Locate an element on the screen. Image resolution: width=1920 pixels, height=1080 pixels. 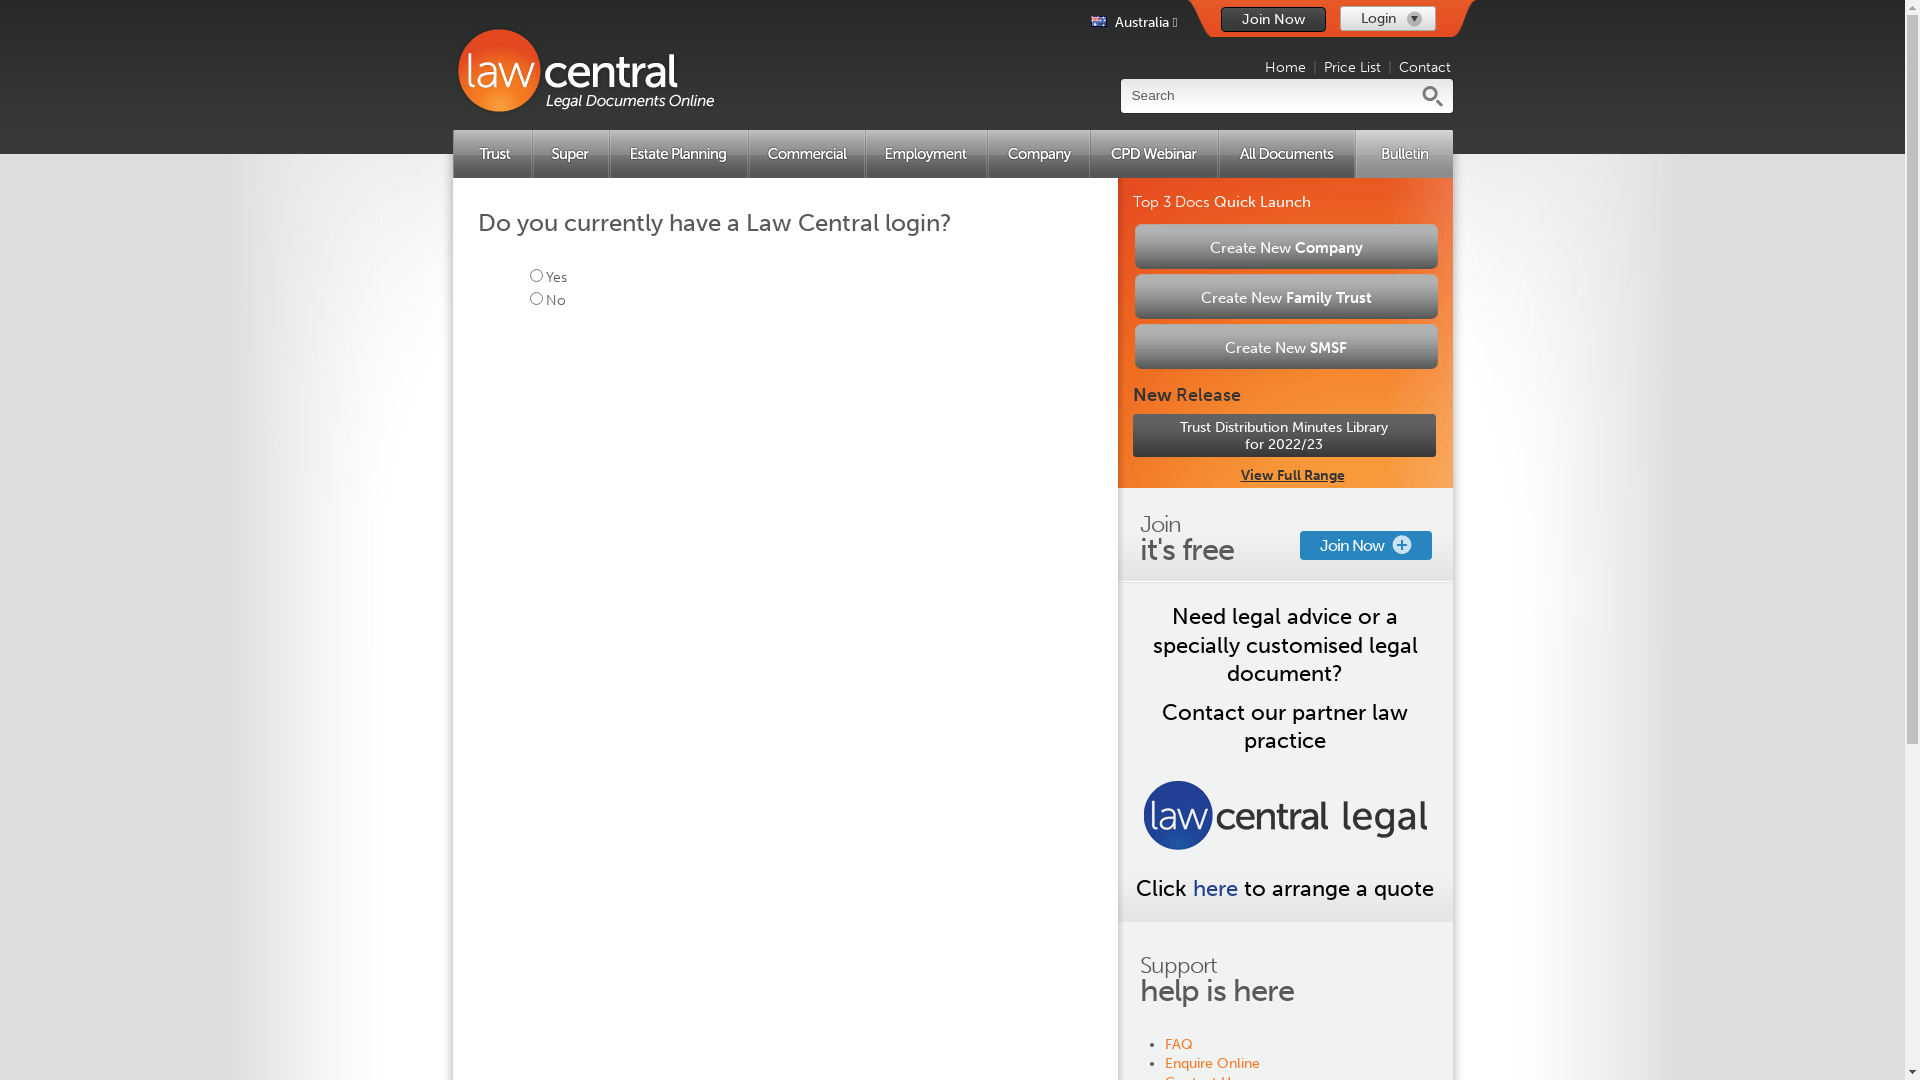
'Contact' is located at coordinates (1424, 66).